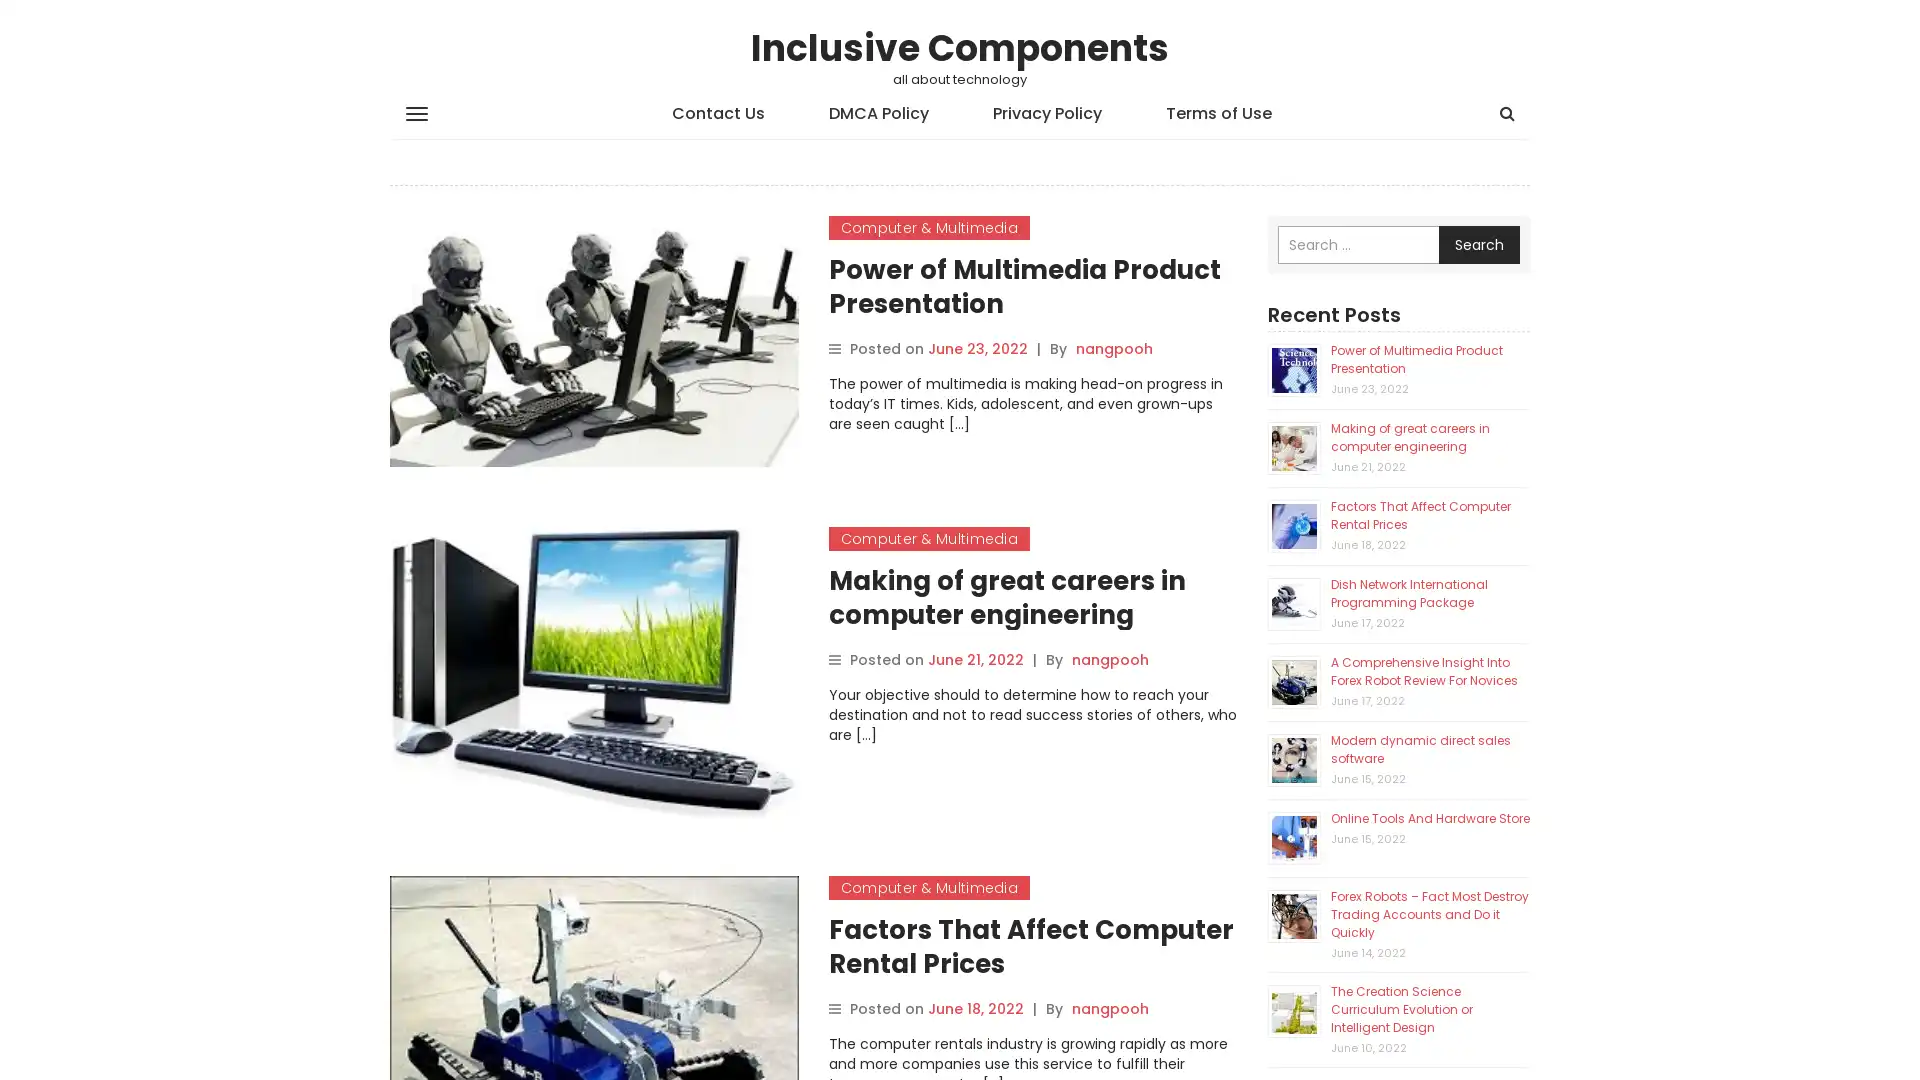 Image resolution: width=1920 pixels, height=1080 pixels. I want to click on Search, so click(1479, 244).